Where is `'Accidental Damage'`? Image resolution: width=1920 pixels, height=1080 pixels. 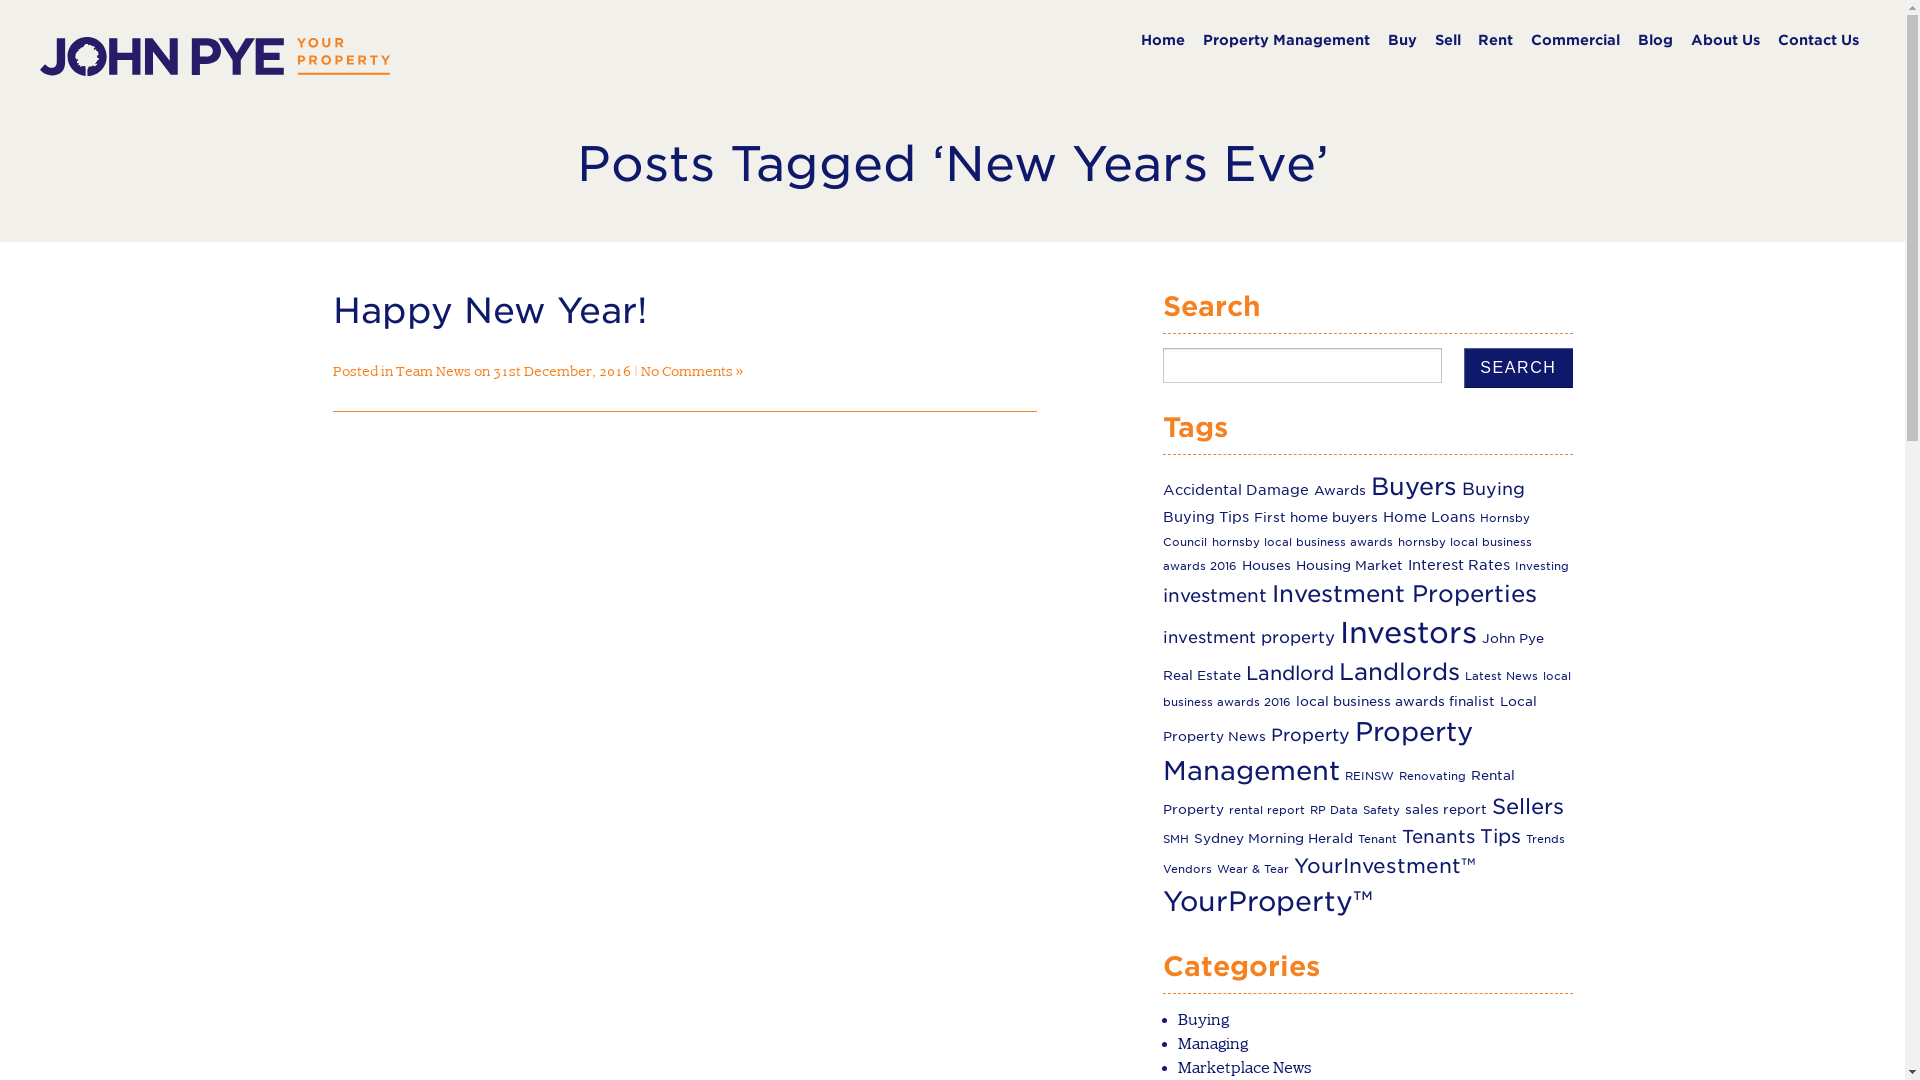
'Accidental Damage' is located at coordinates (1235, 489).